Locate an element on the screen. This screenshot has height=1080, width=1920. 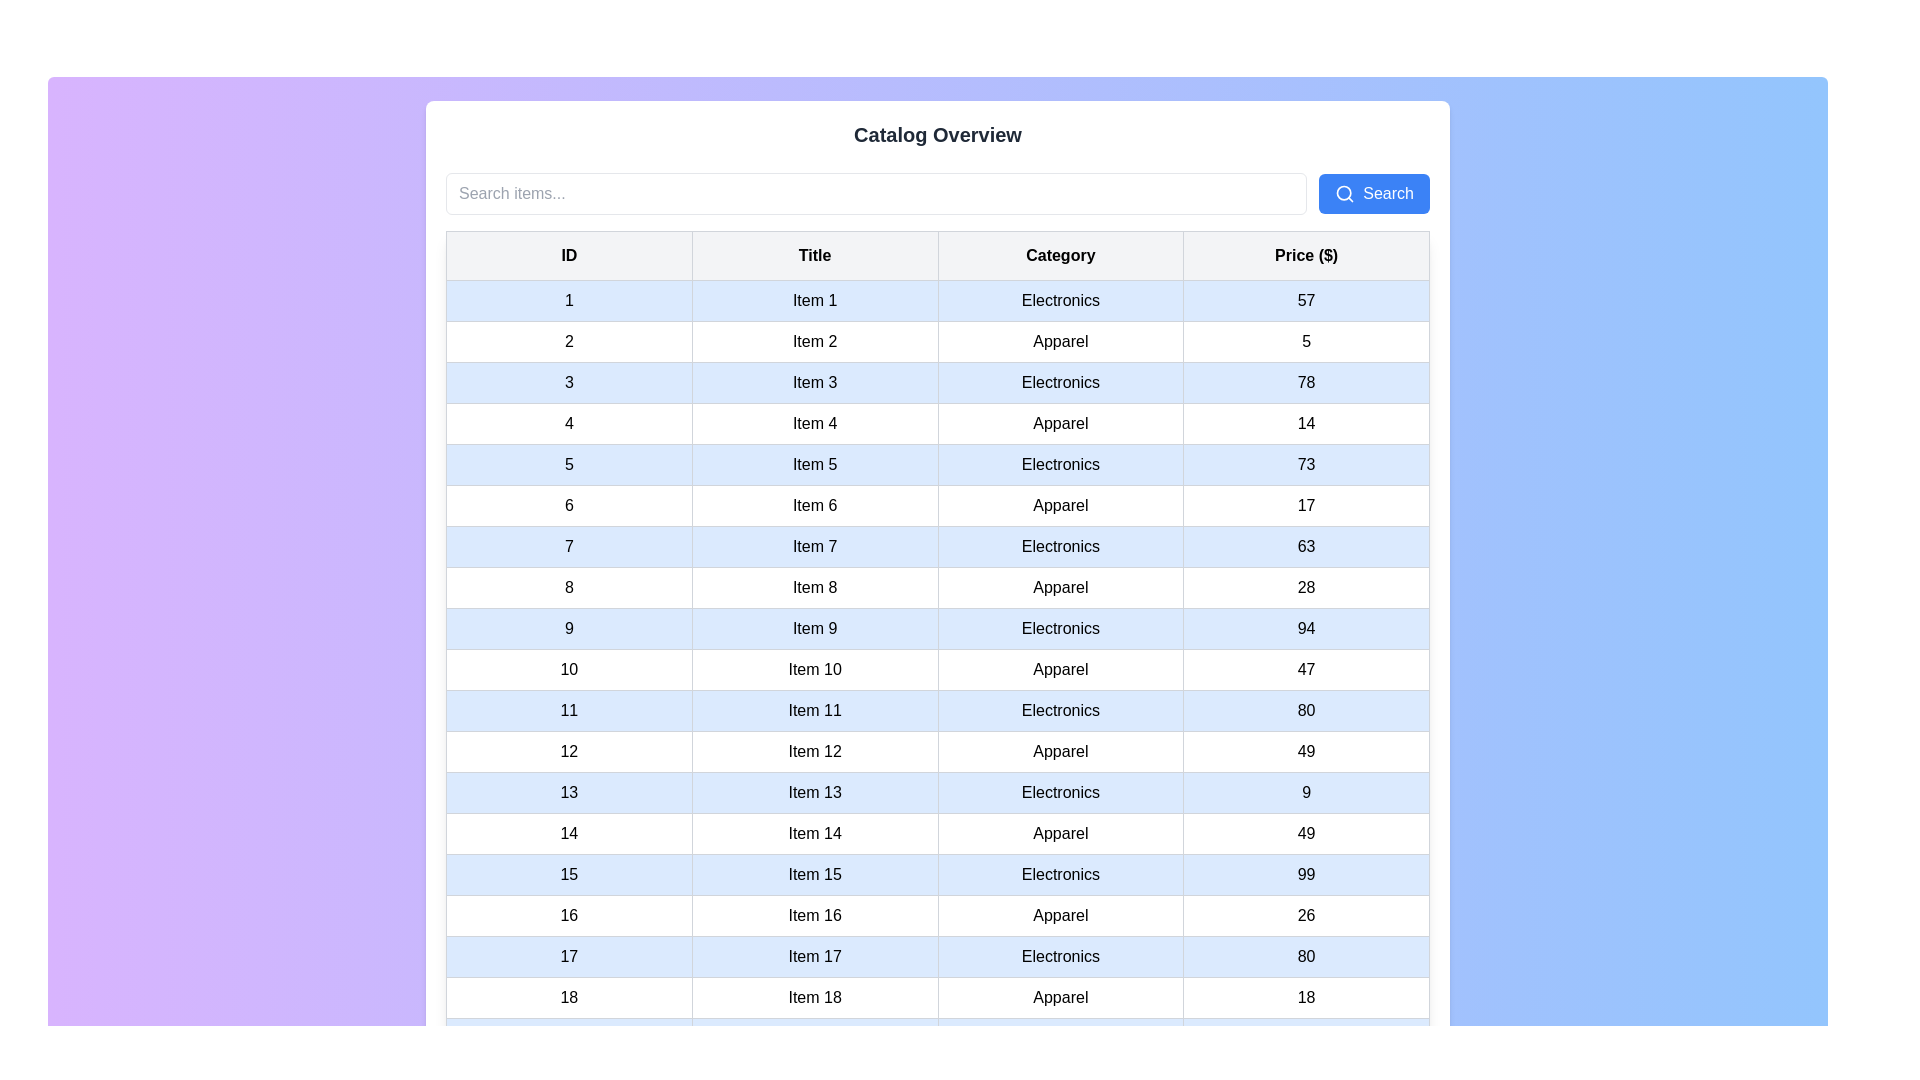
the table row containing structured information about an item is located at coordinates (936, 998).